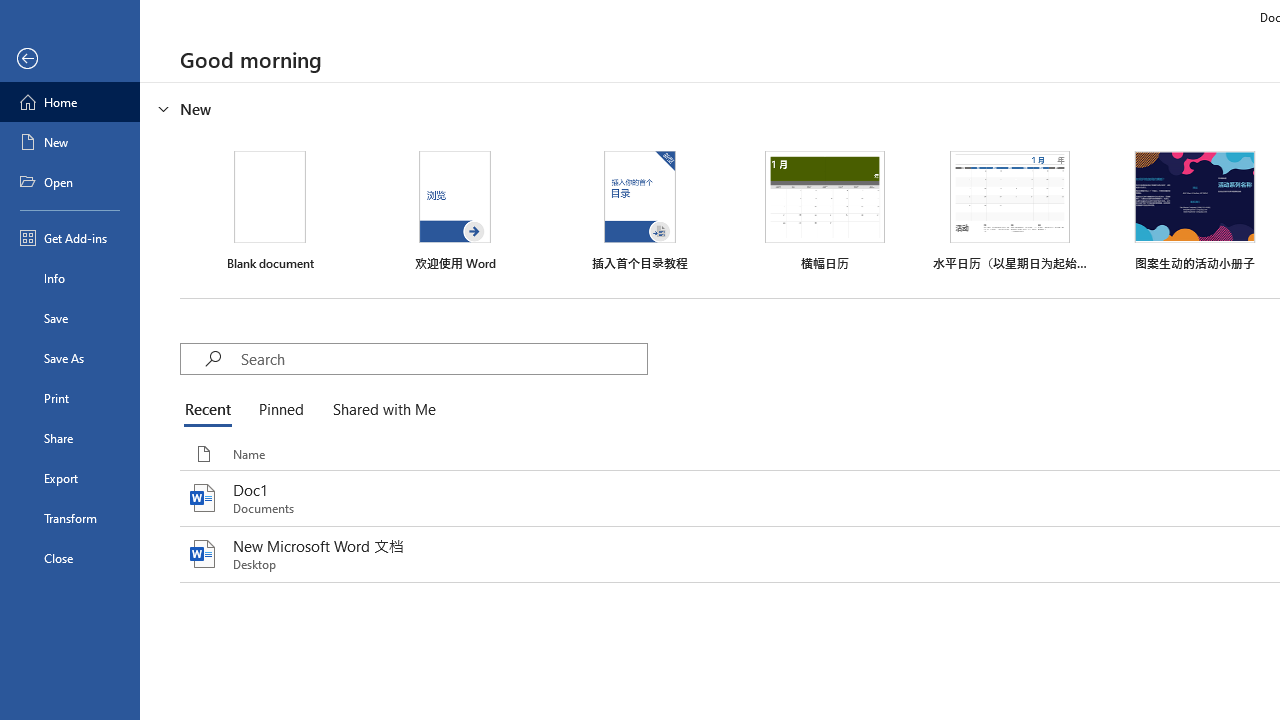 Image resolution: width=1280 pixels, height=720 pixels. Describe the element at coordinates (279, 410) in the screenshot. I see `'Pinned'` at that location.